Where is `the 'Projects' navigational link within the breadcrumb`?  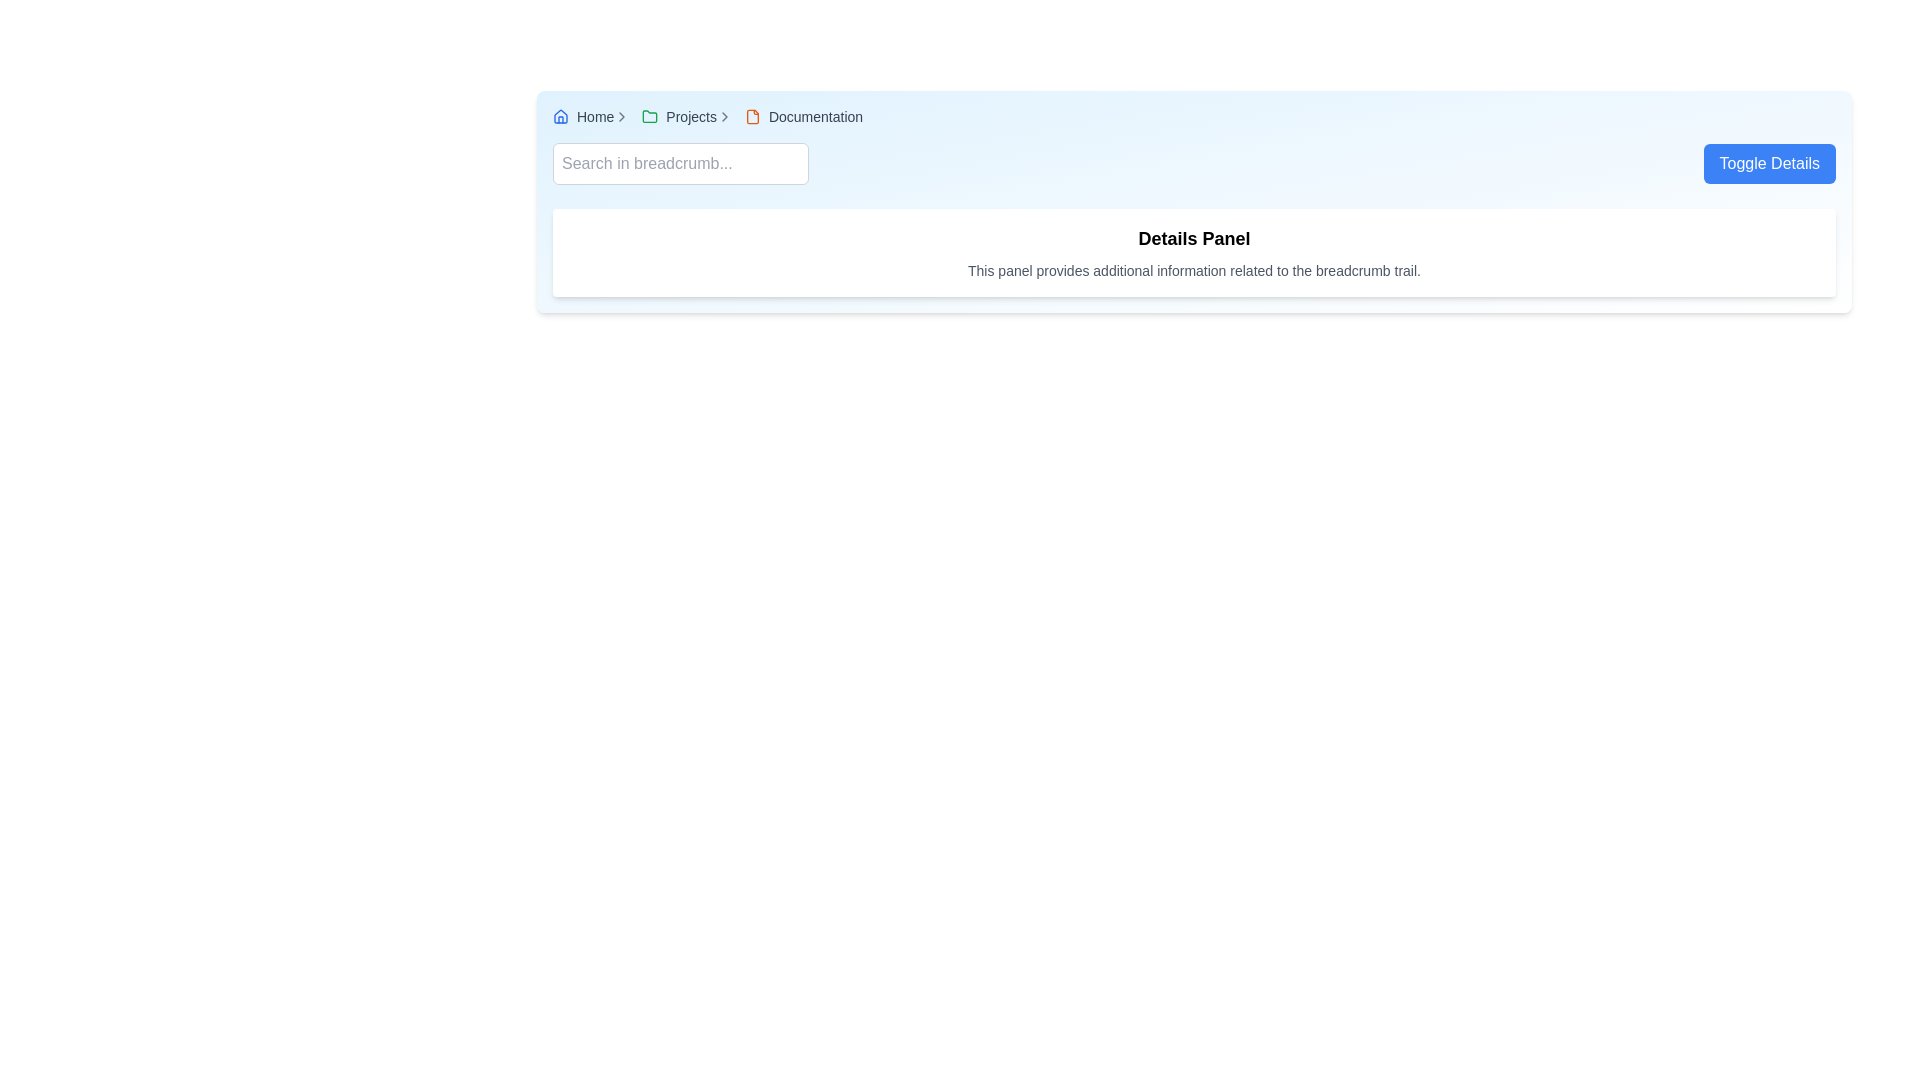 the 'Projects' navigational link within the breadcrumb is located at coordinates (687, 116).